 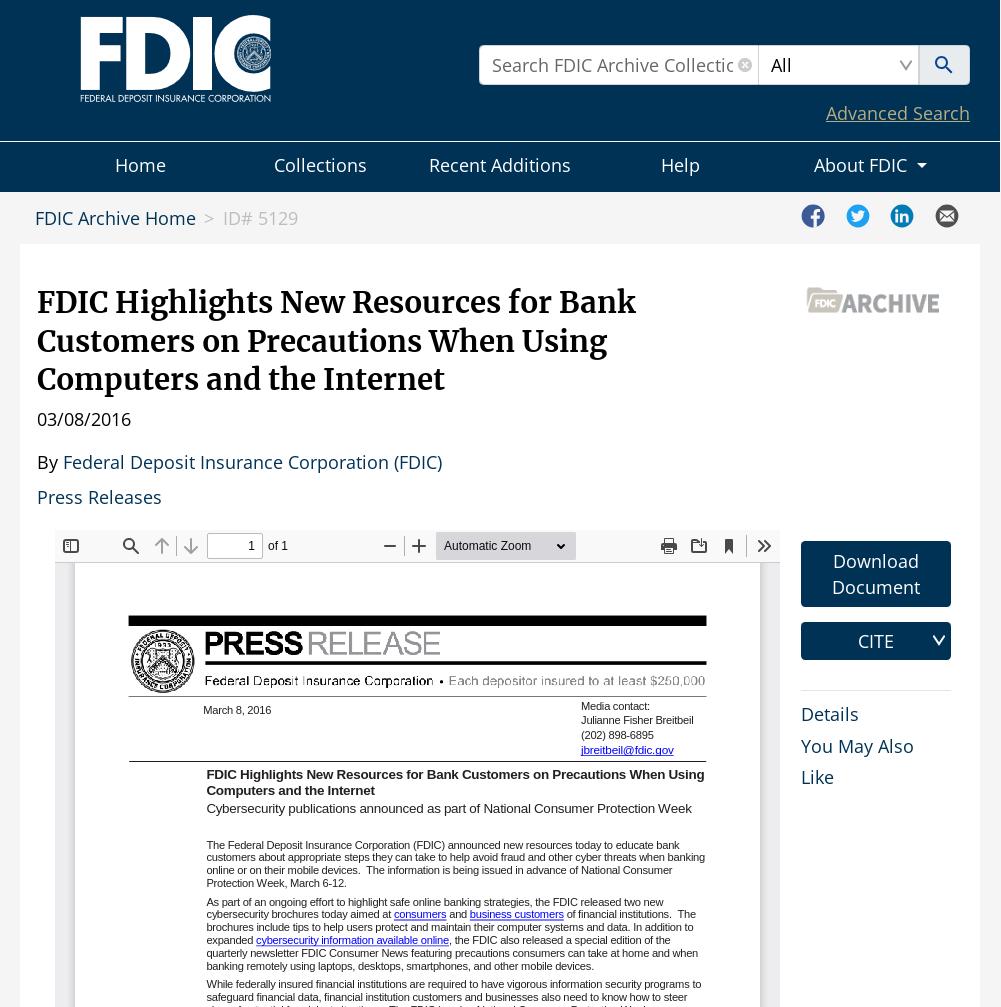 What do you see at coordinates (829, 711) in the screenshot?
I see `'Details'` at bounding box center [829, 711].